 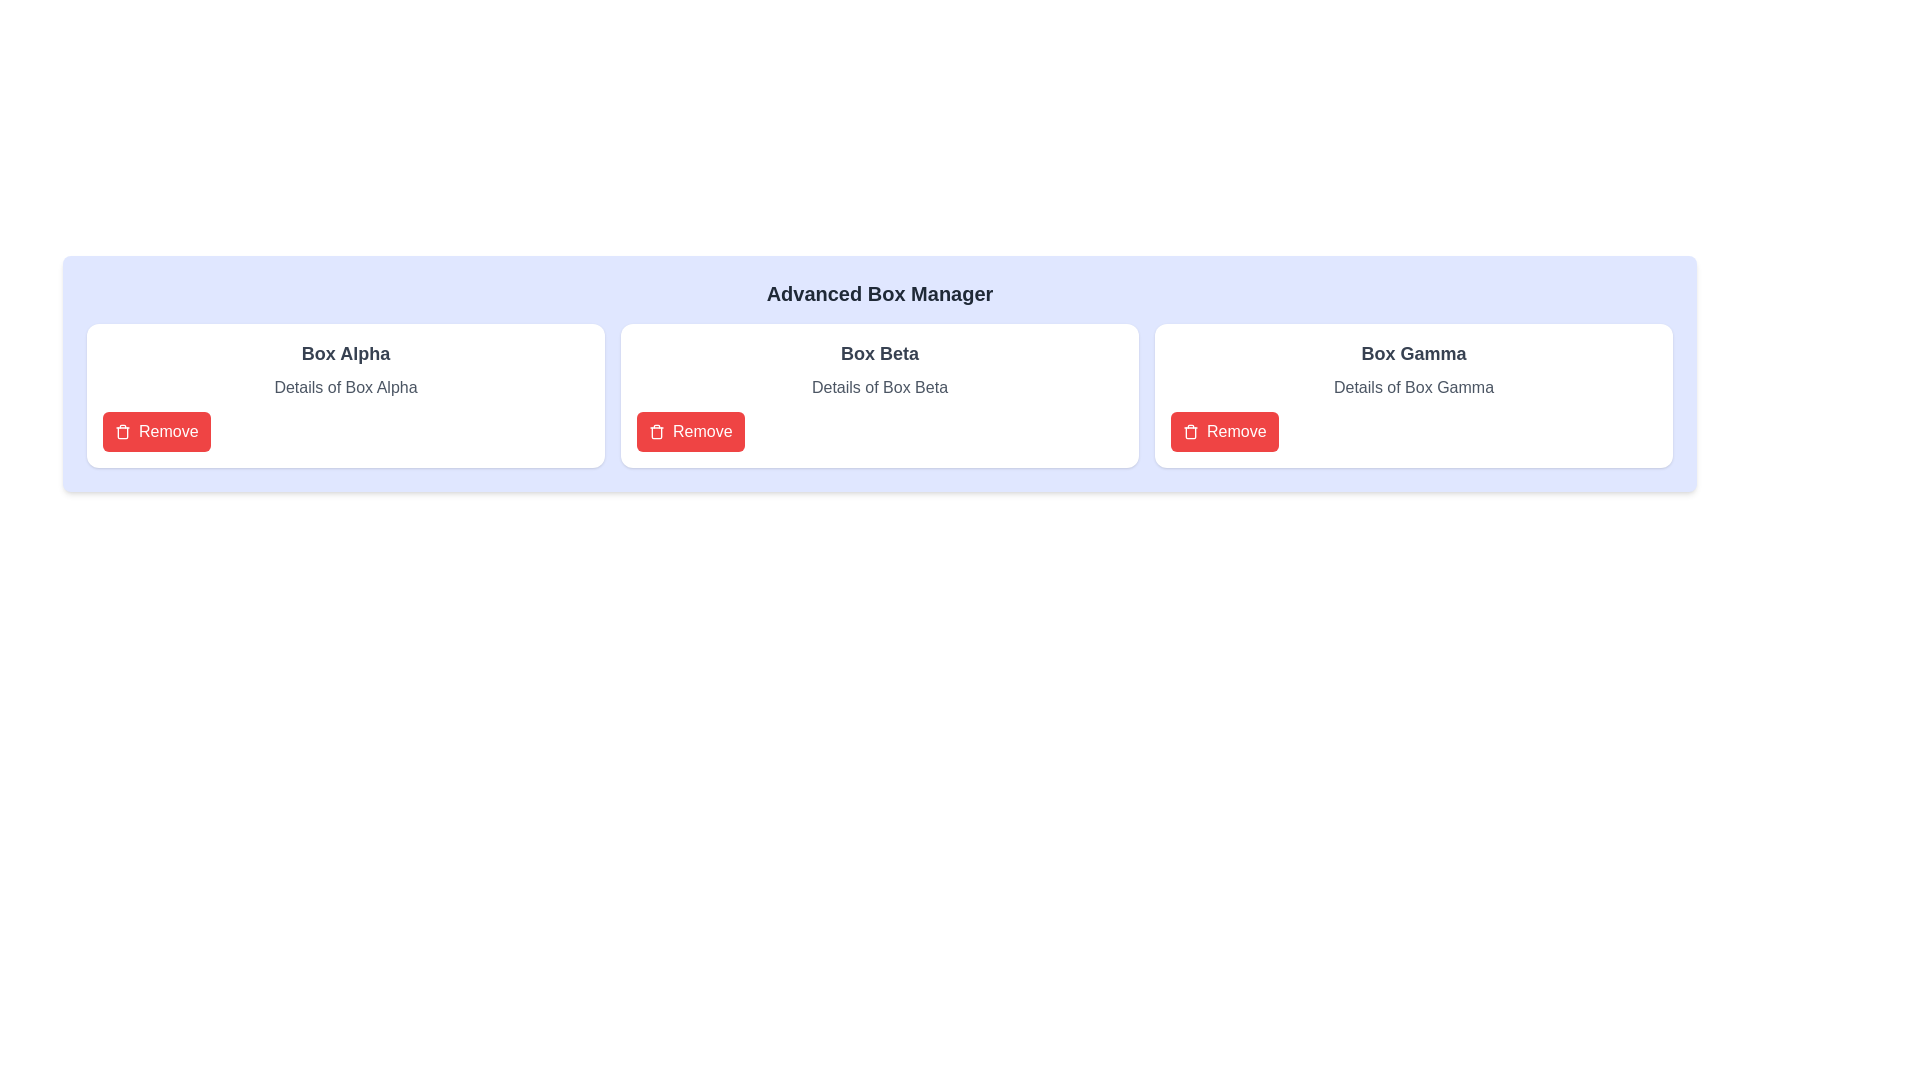 I want to click on the 'Remove' button with a red background and white text, so click(x=155, y=431).